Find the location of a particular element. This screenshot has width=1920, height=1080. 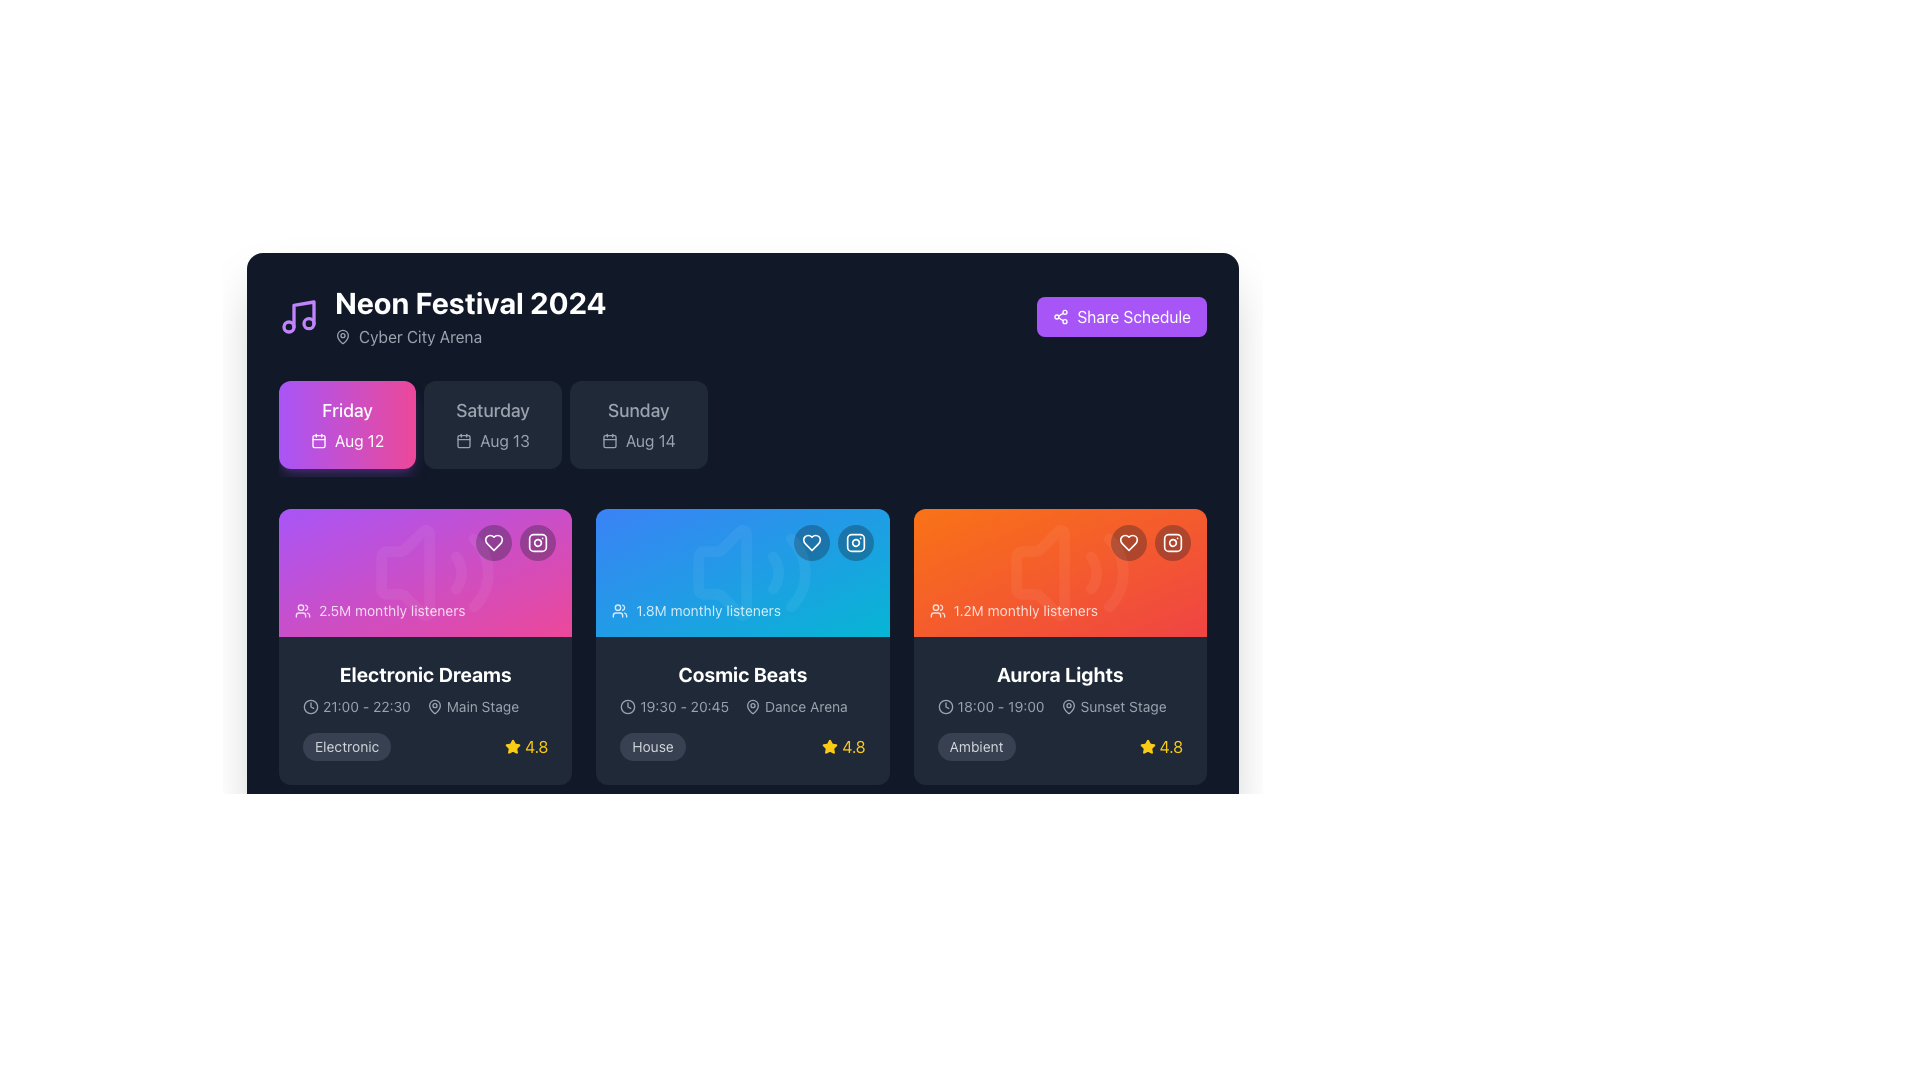

displayed information from the Text Display element that shows 'Neon Festival 2024' and 'Cyber City Arena' with a map pin icon is located at coordinates (469, 315).